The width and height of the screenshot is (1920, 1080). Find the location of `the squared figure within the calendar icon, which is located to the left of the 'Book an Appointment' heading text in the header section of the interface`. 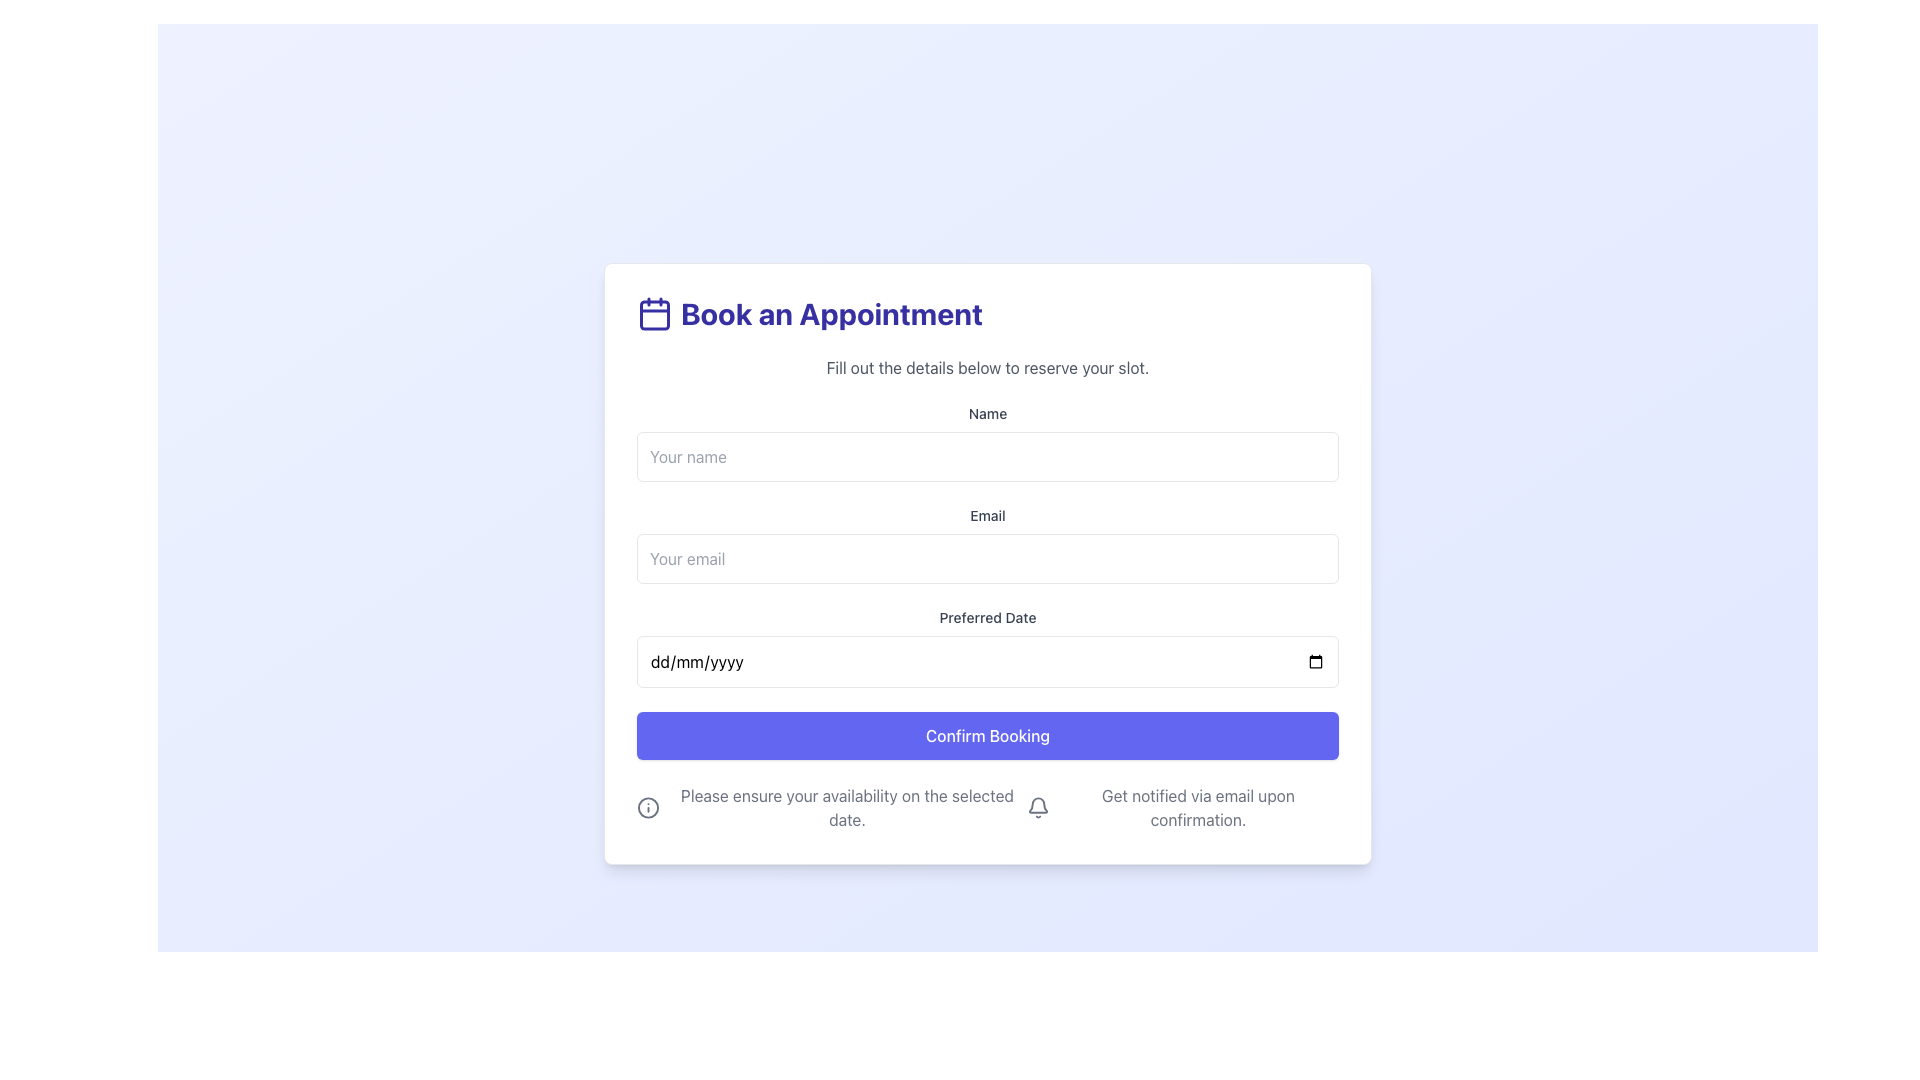

the squared figure within the calendar icon, which is located to the left of the 'Book an Appointment' heading text in the header section of the interface is located at coordinates (654, 315).